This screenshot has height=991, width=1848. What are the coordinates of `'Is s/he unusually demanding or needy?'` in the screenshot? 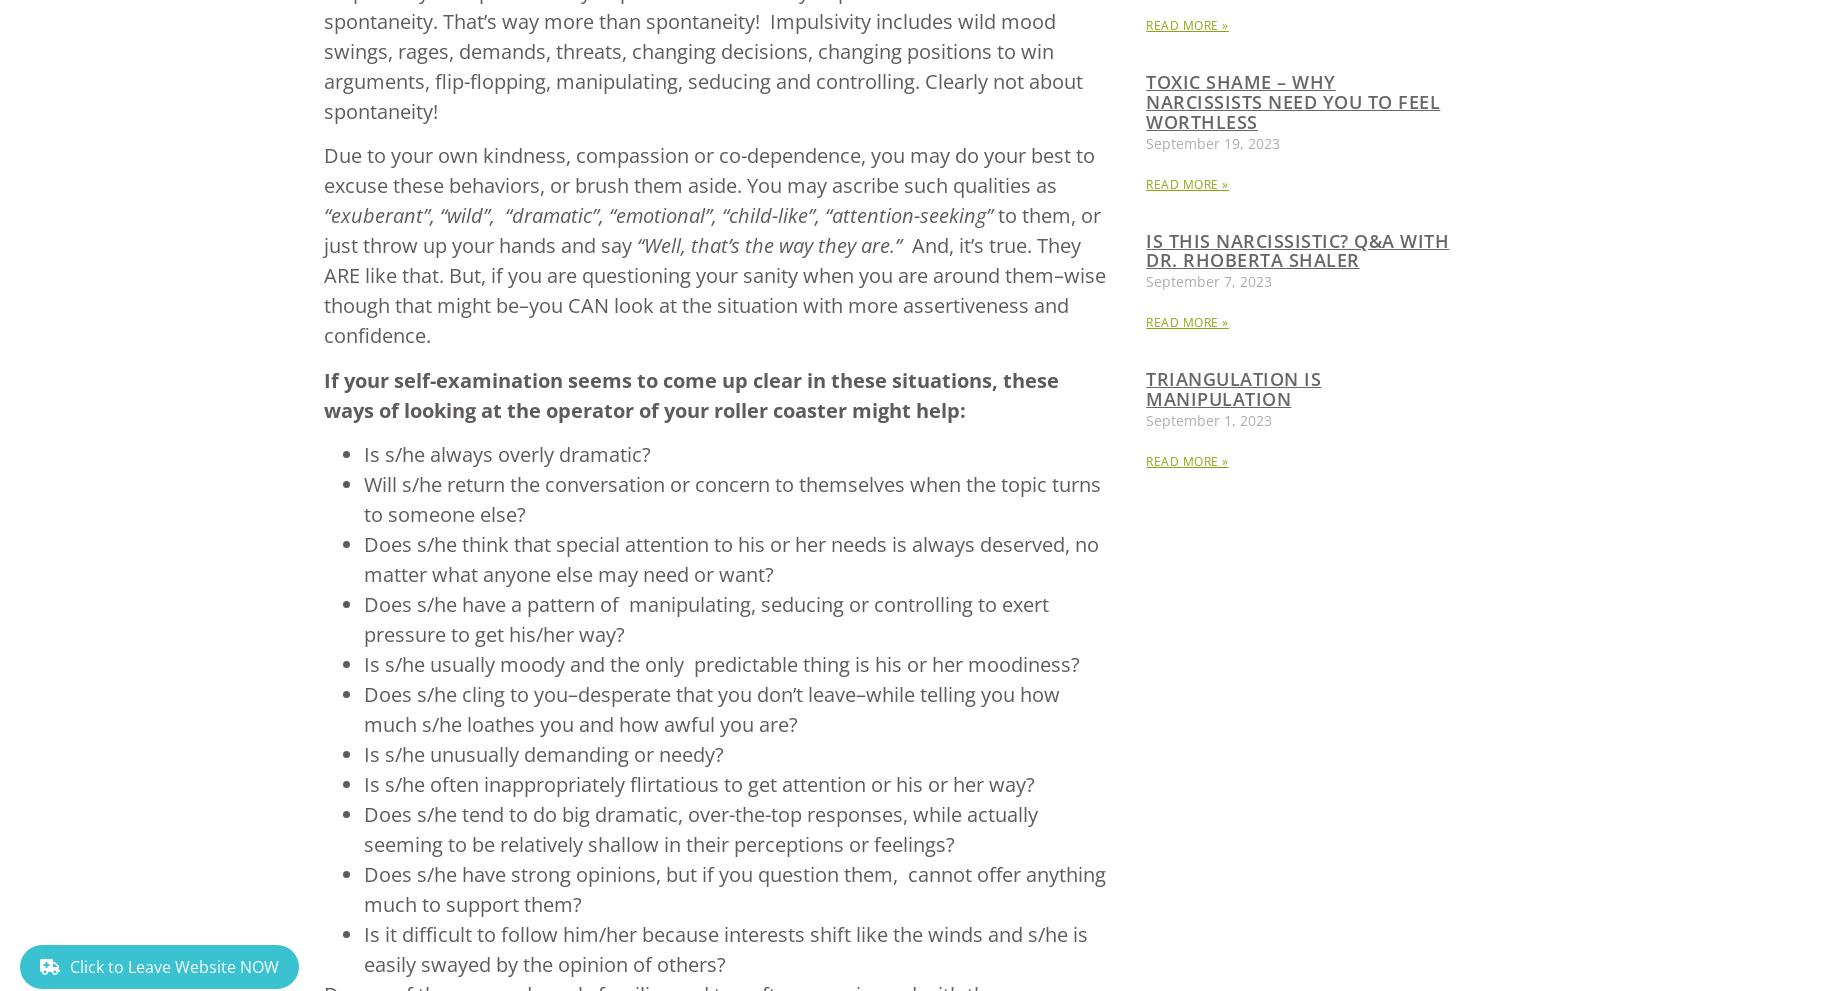 It's located at (542, 752).